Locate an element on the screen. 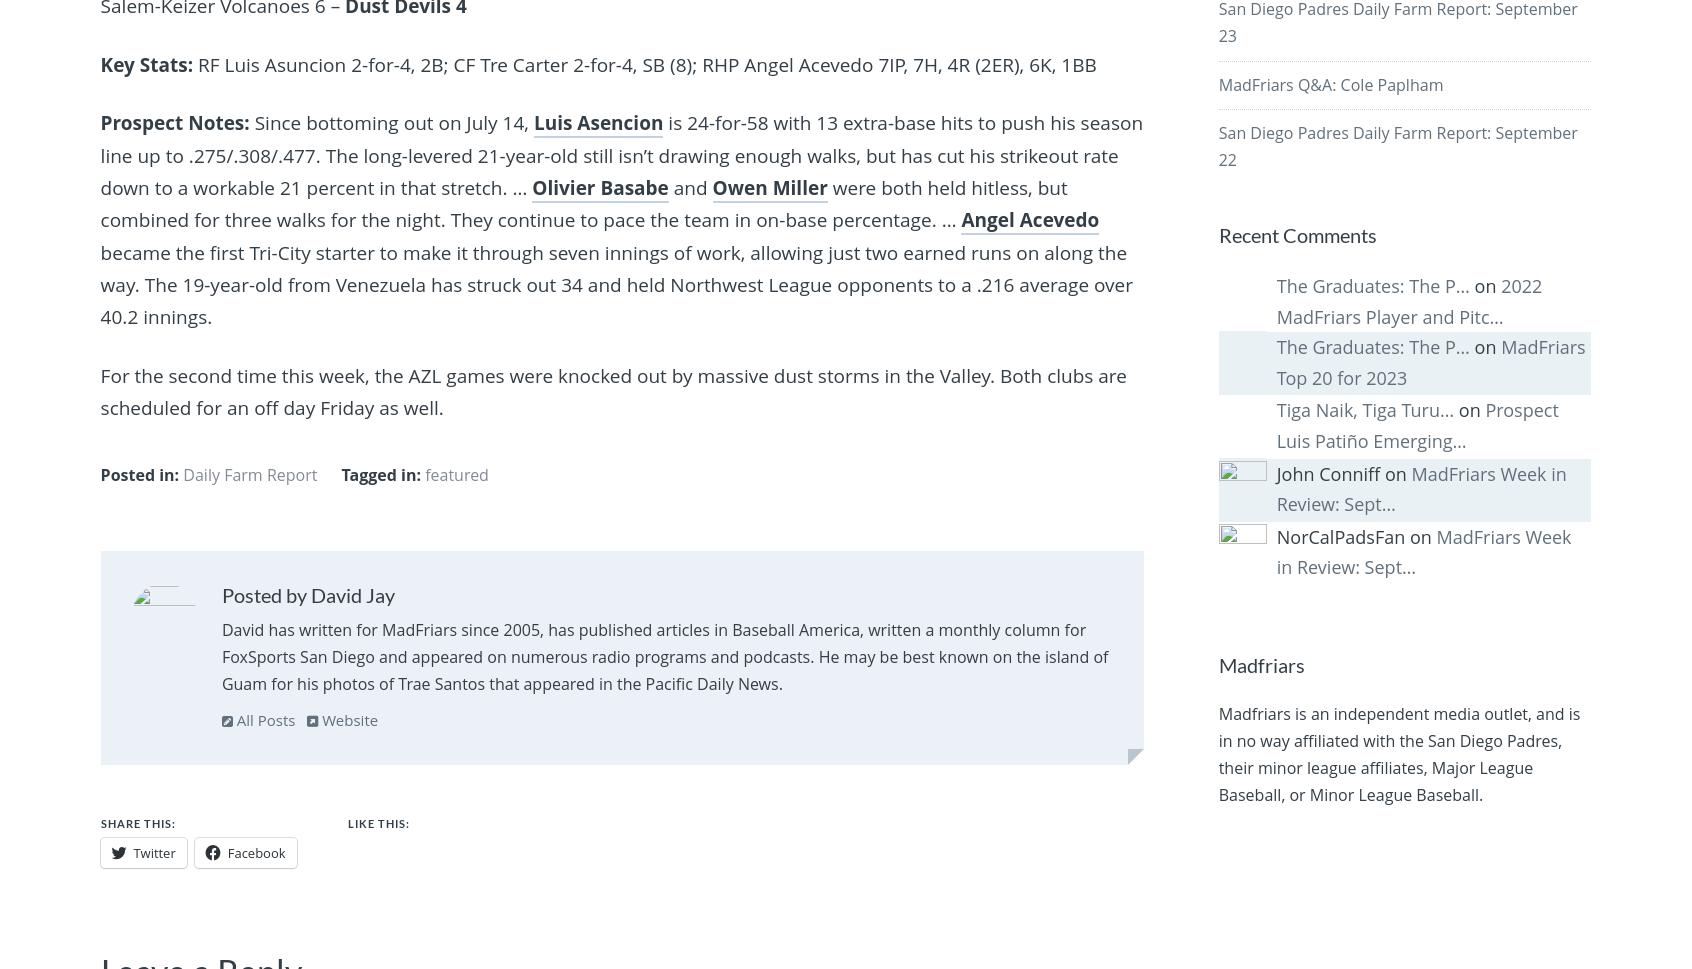 The height and width of the screenshot is (969, 1692). 'MadFriars Top 20 for 2023' is located at coordinates (1429, 362).